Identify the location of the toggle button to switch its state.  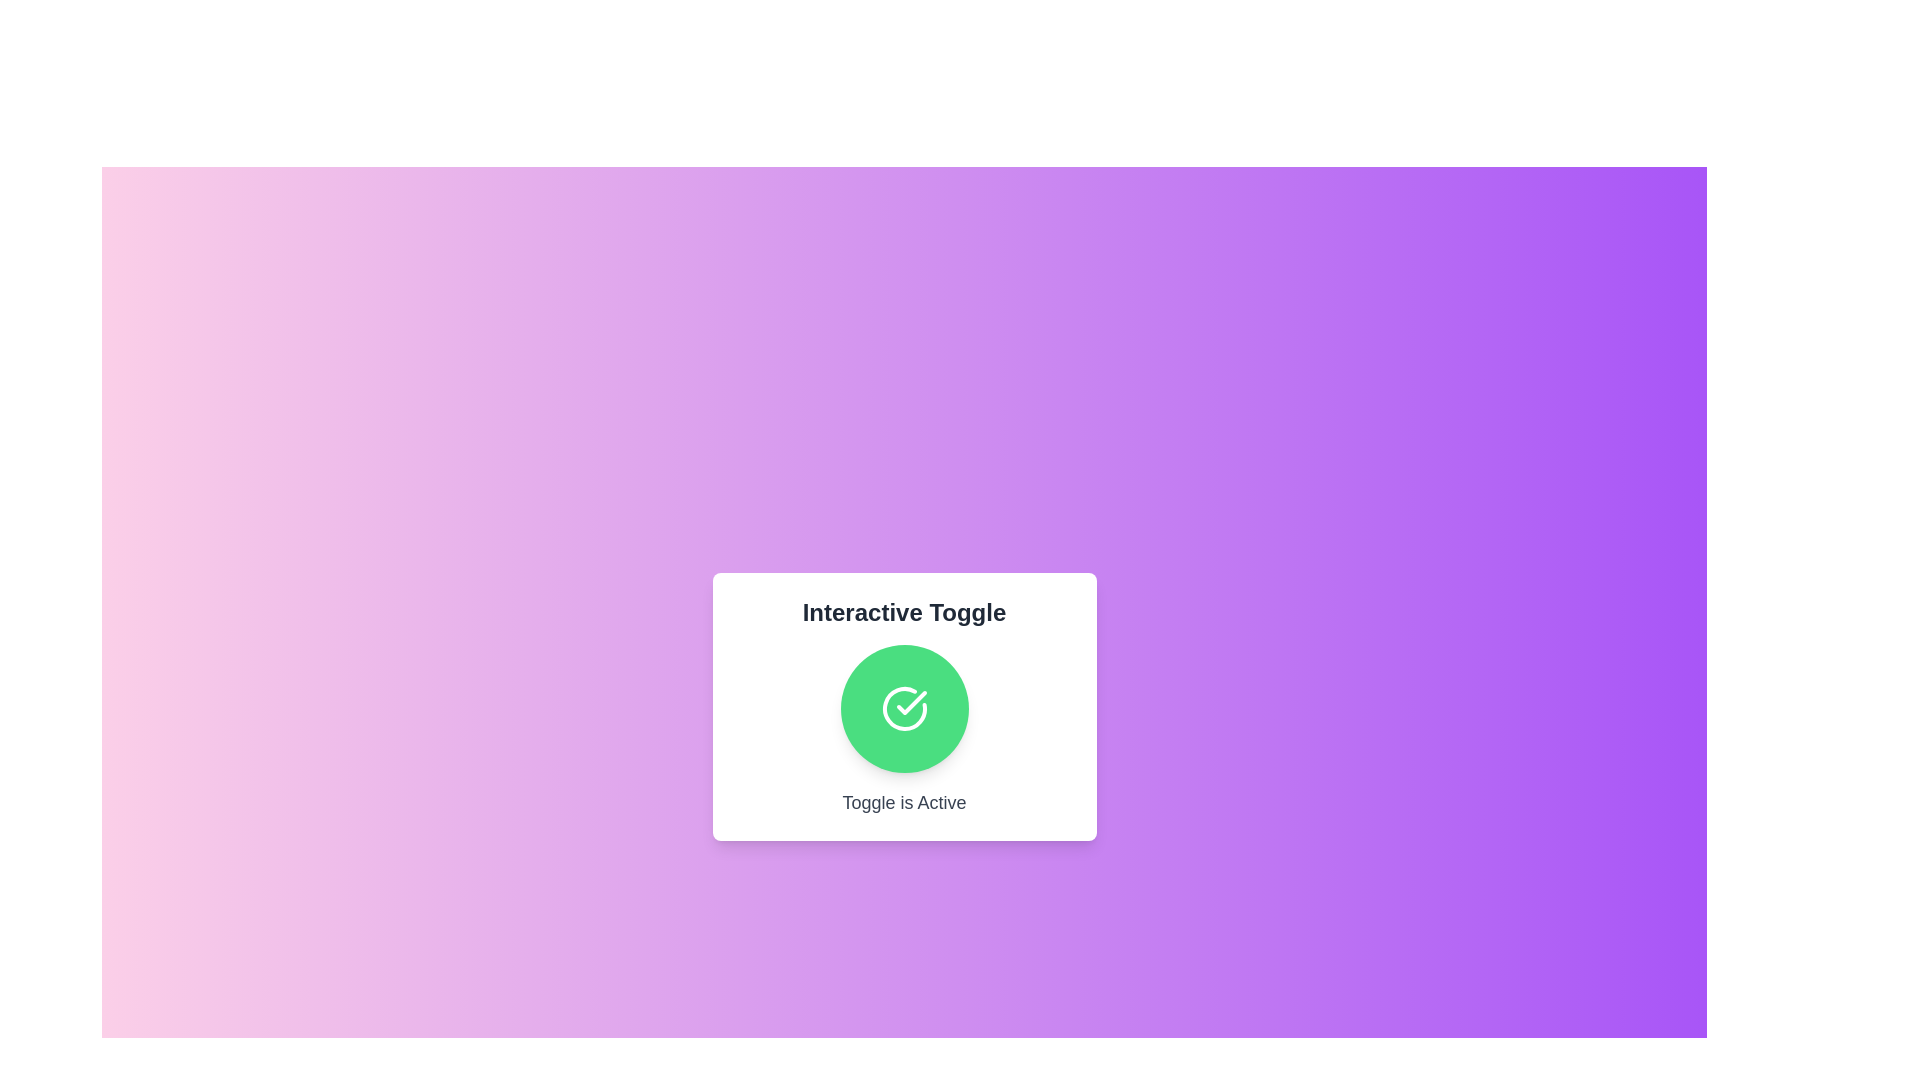
(903, 708).